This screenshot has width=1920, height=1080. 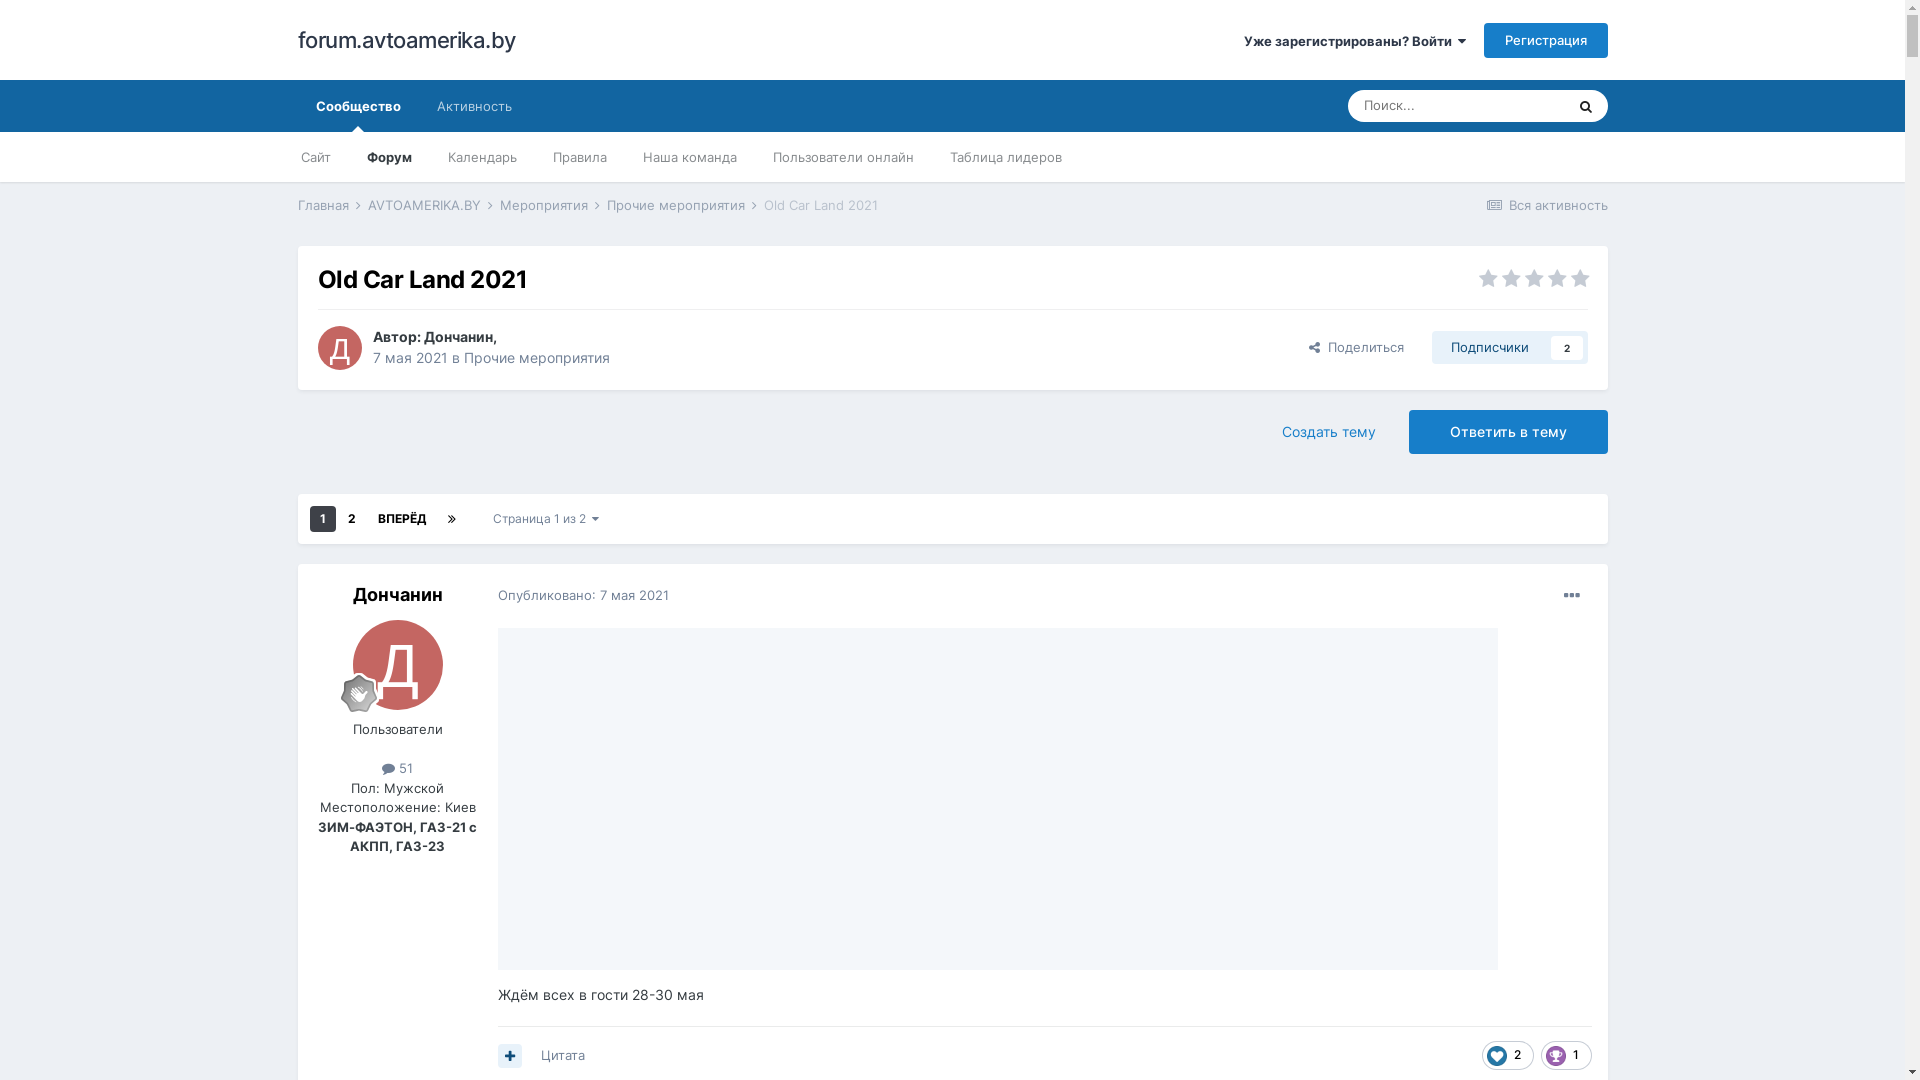 I want to click on '51', so click(x=382, y=766).